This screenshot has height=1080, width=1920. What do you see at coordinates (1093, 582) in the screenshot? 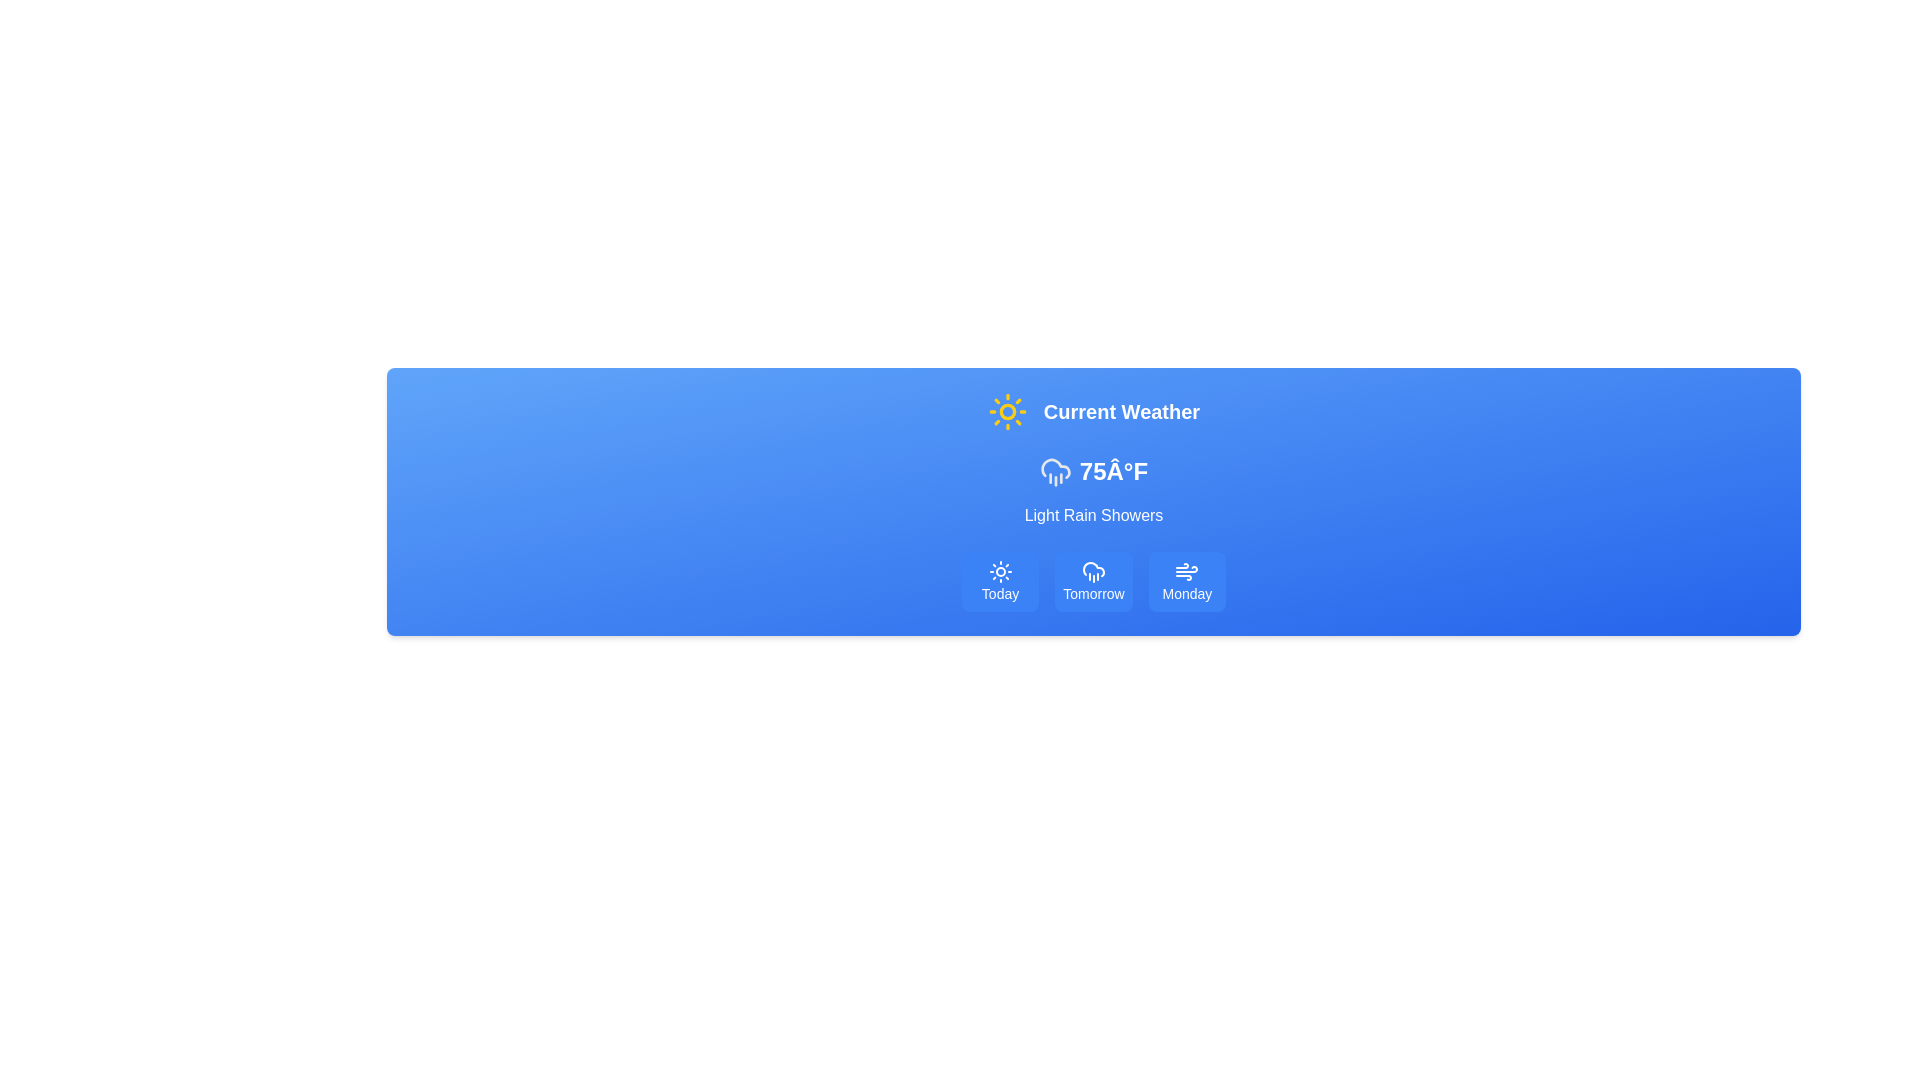
I see `'Tomorrow' weather forecast button located between the 'Today' and 'Monday' buttons for development purposes` at bounding box center [1093, 582].